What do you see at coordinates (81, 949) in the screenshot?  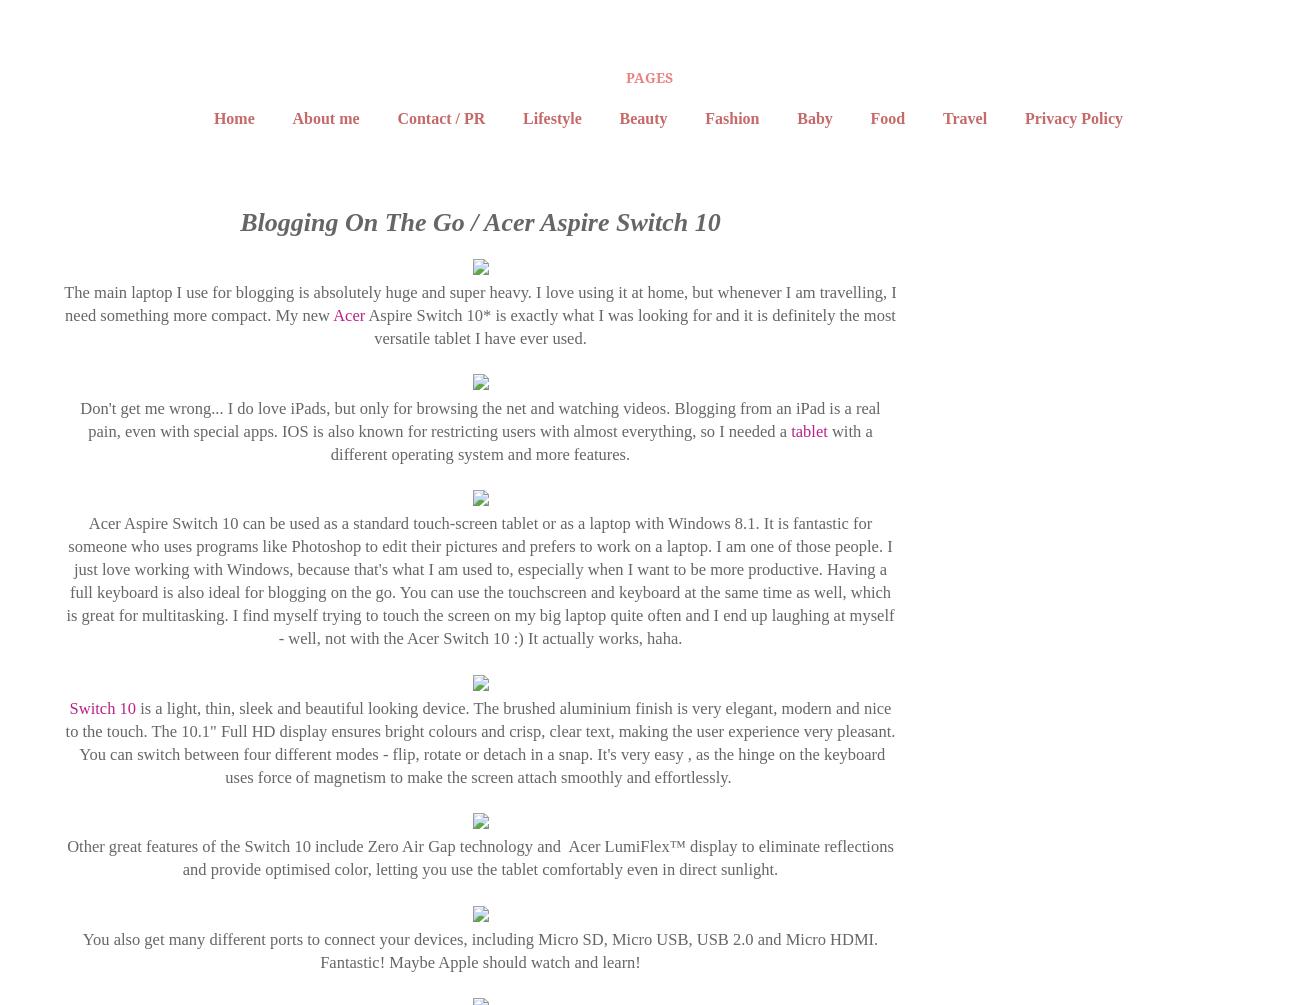 I see `'You also get many different ports to connect your devices, including Micro SD, Micro USB, USB 2.0 and Micro HDMI. Fantastic! Maybe Apple should watch and learn!'` at bounding box center [81, 949].